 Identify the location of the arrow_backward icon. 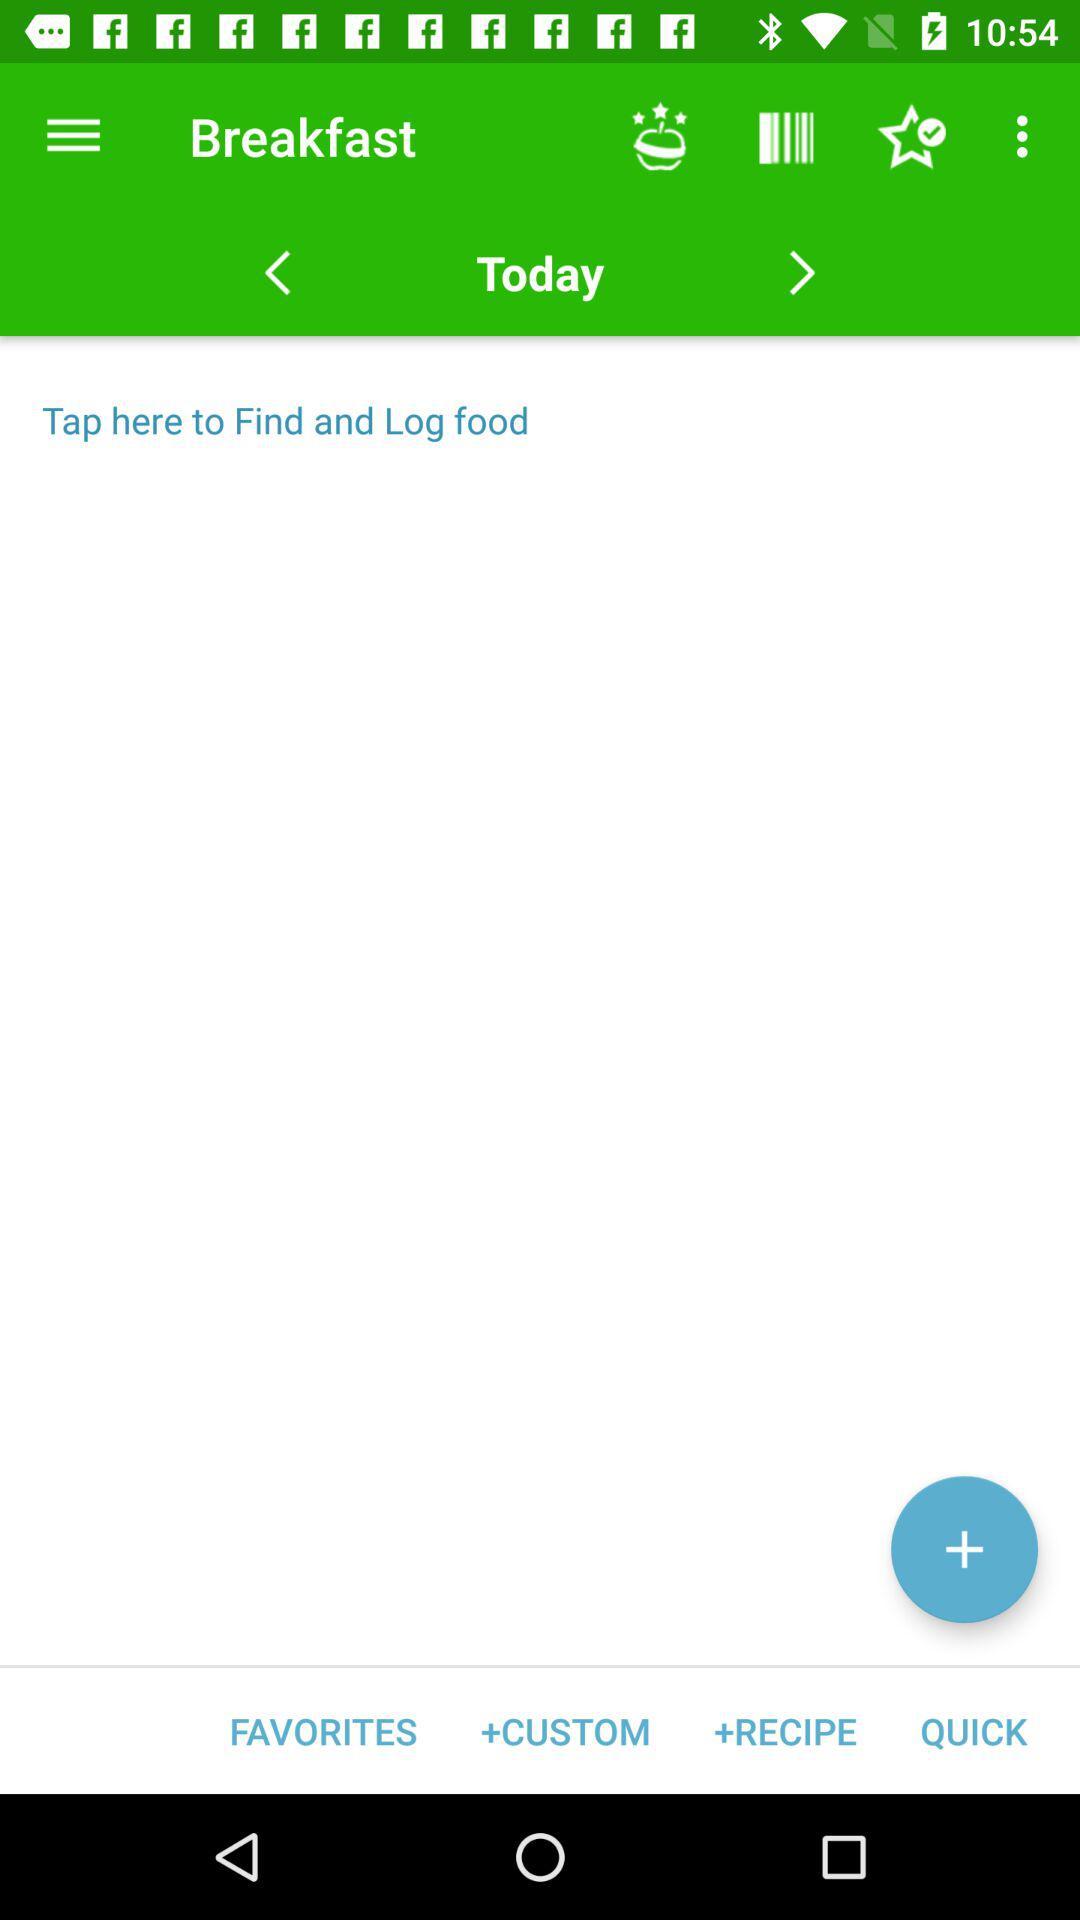
(277, 272).